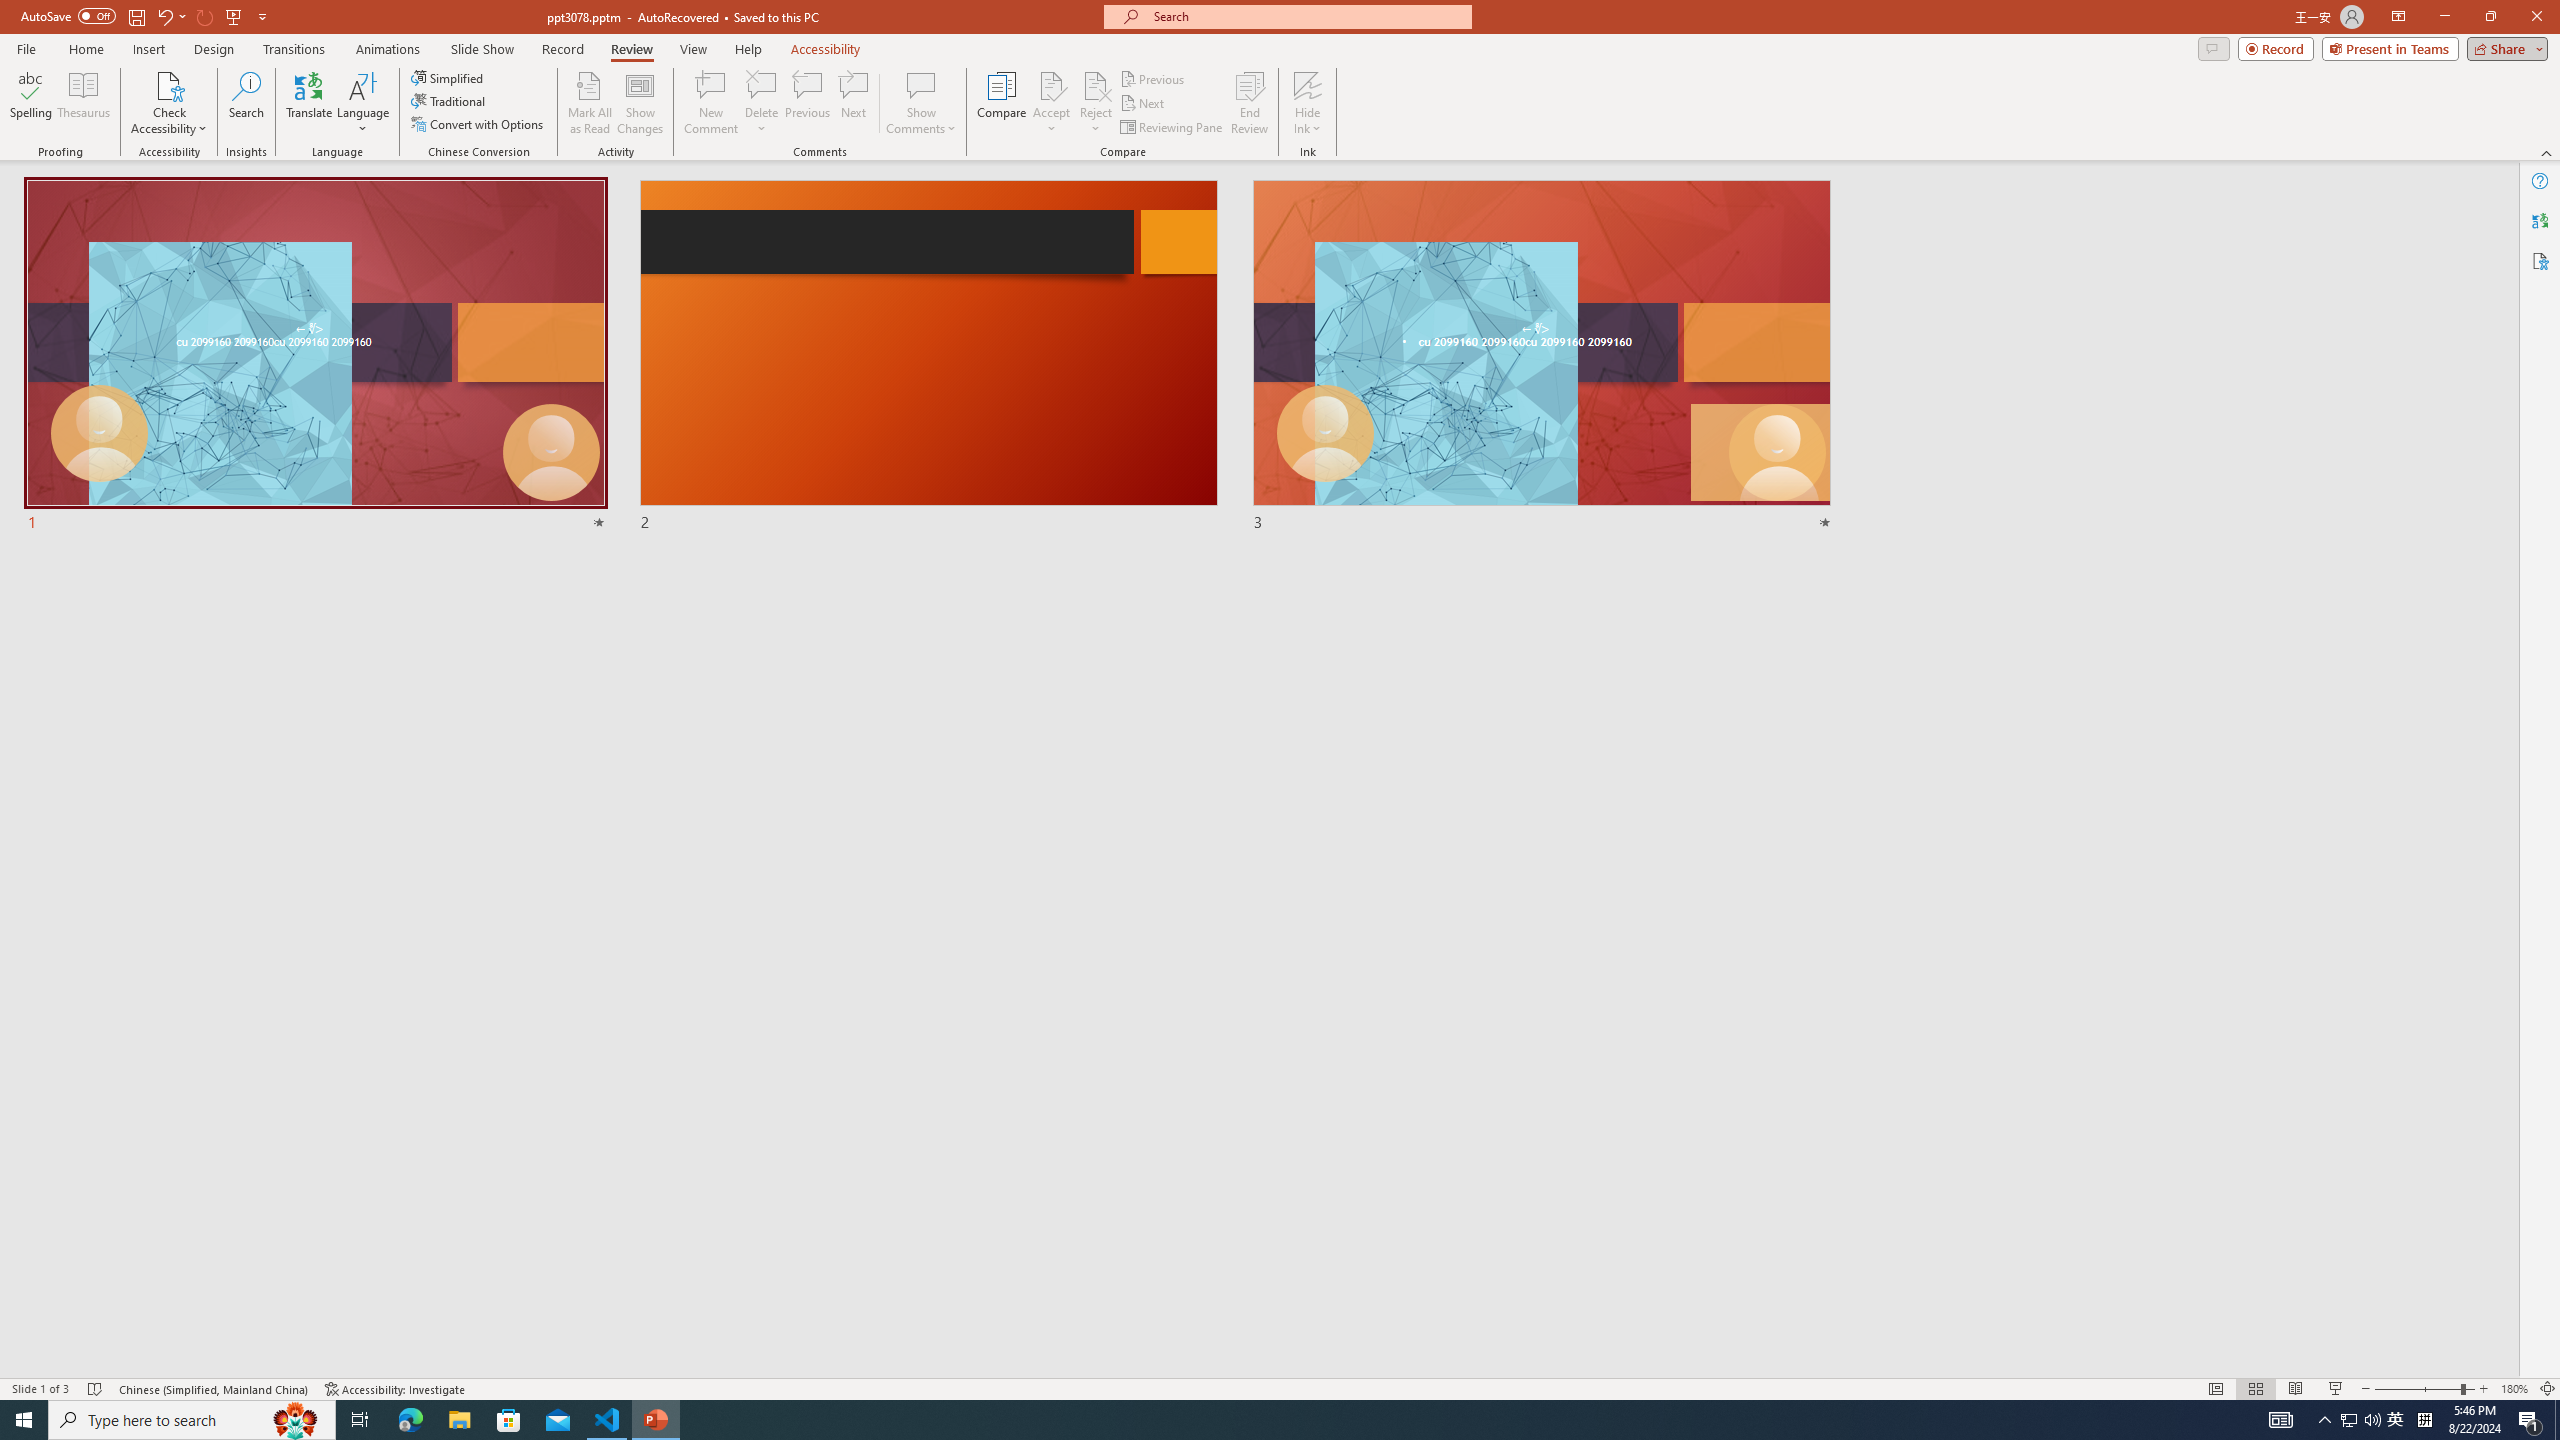 This screenshot has height=1440, width=2560. I want to click on 'Reject', so click(1094, 103).